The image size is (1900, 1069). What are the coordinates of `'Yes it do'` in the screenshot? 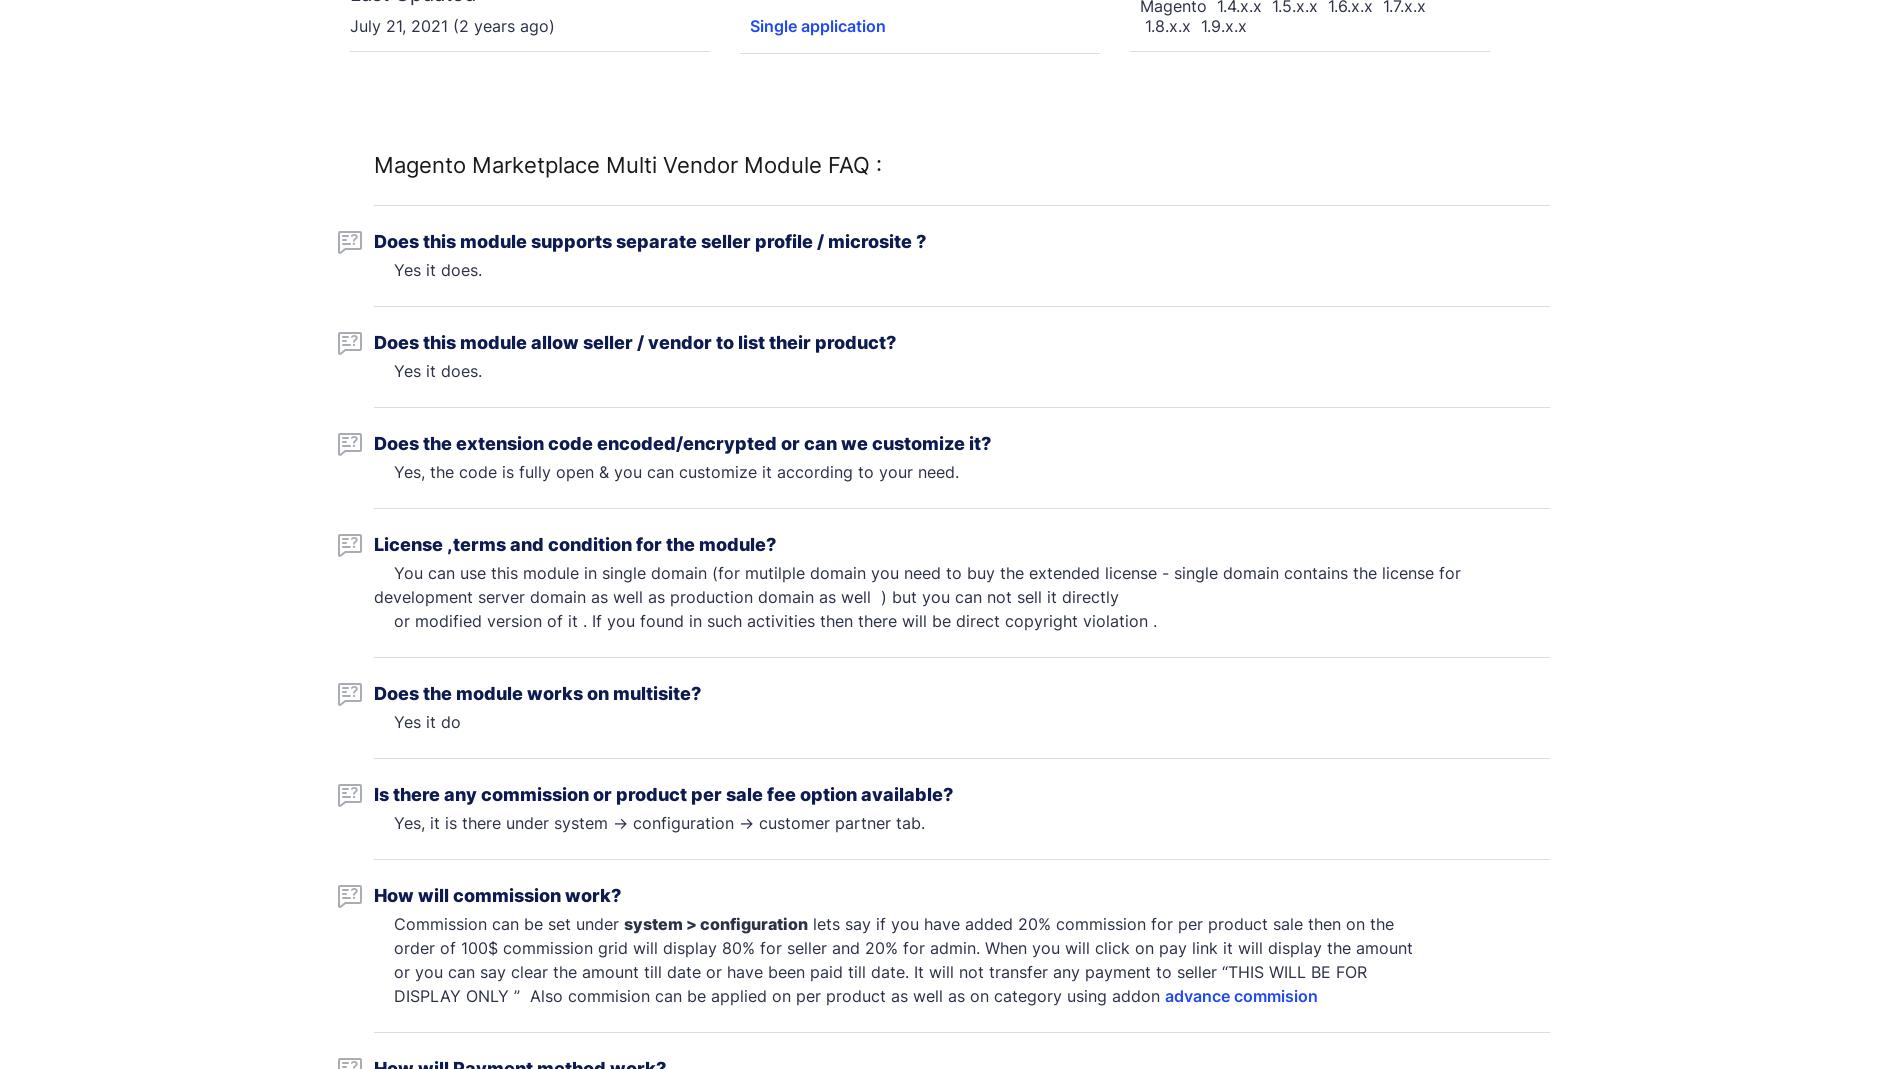 It's located at (419, 721).